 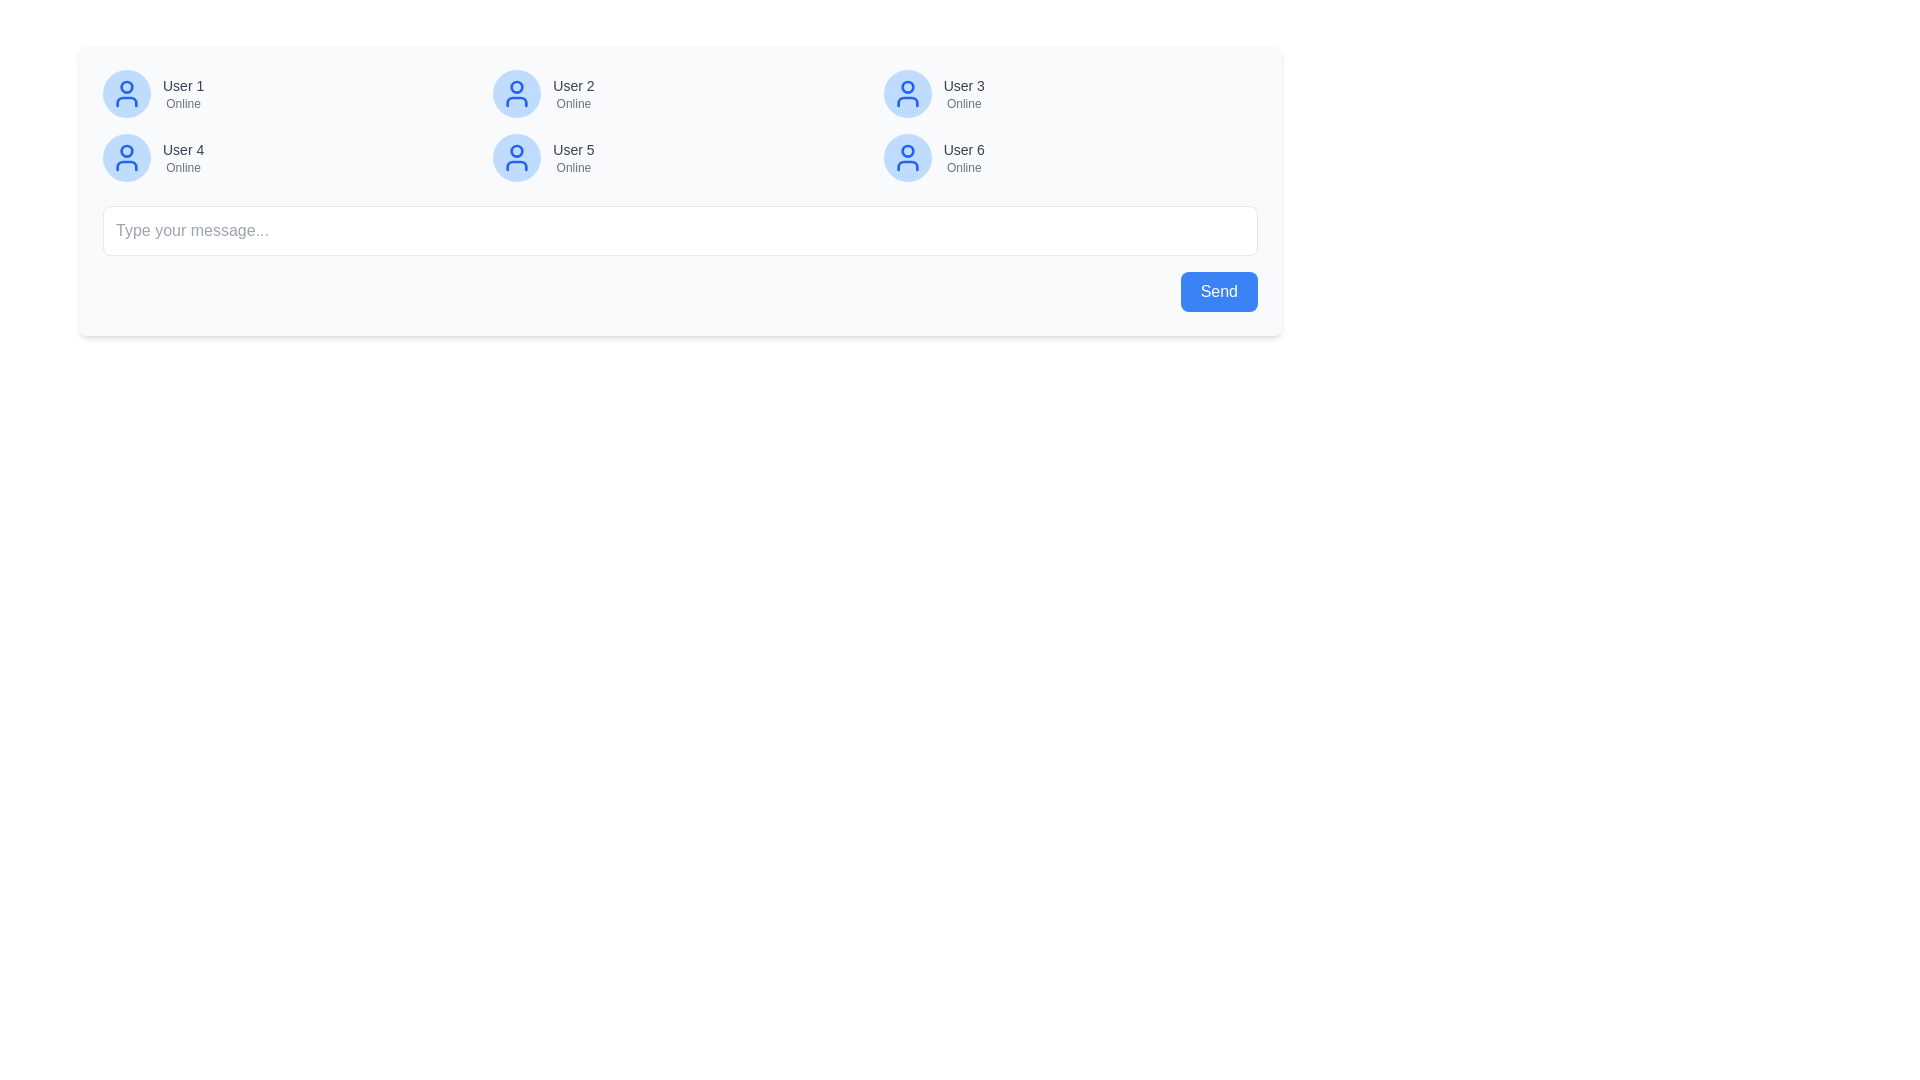 I want to click on the user avatar icon representing 'User 2', which is positioned to the left of the text 'User 2' and 'Online.', so click(x=517, y=93).